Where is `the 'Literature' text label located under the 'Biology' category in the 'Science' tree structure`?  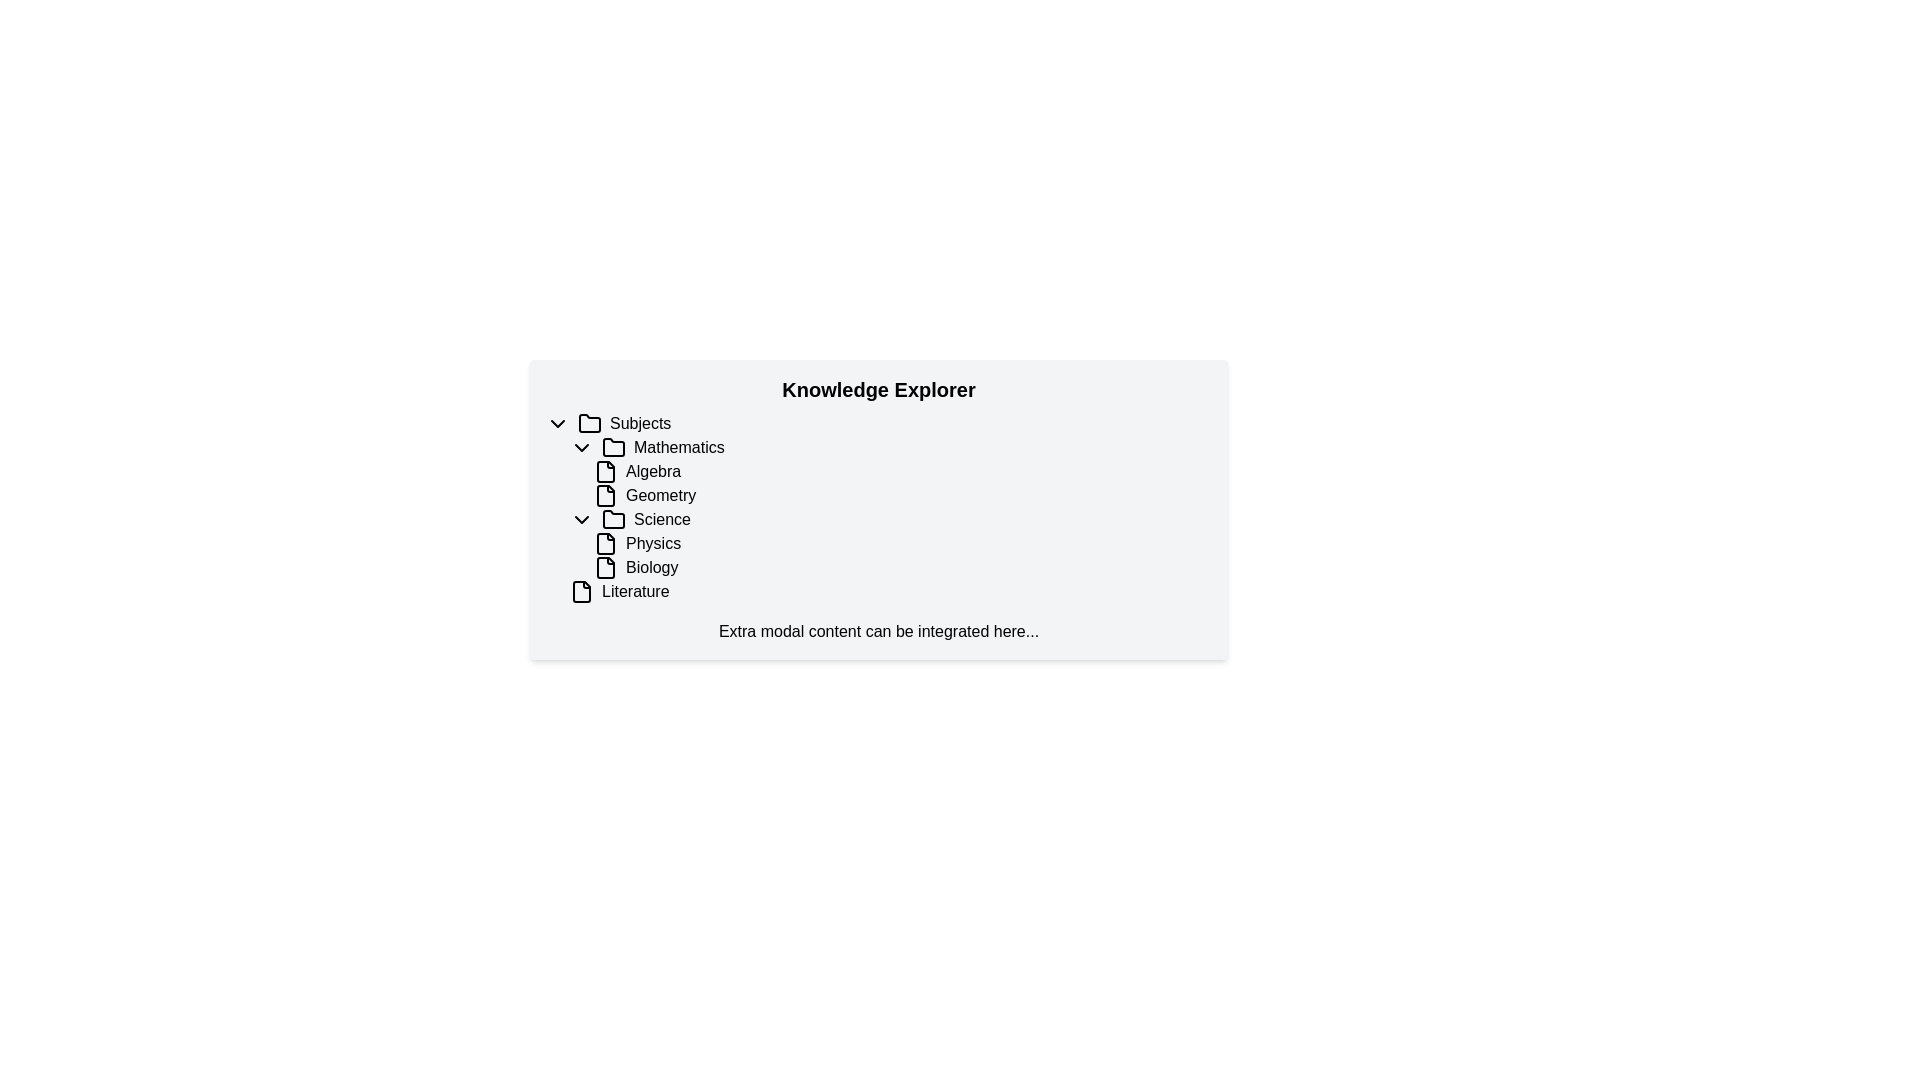 the 'Literature' text label located under the 'Biology' category in the 'Science' tree structure is located at coordinates (634, 590).